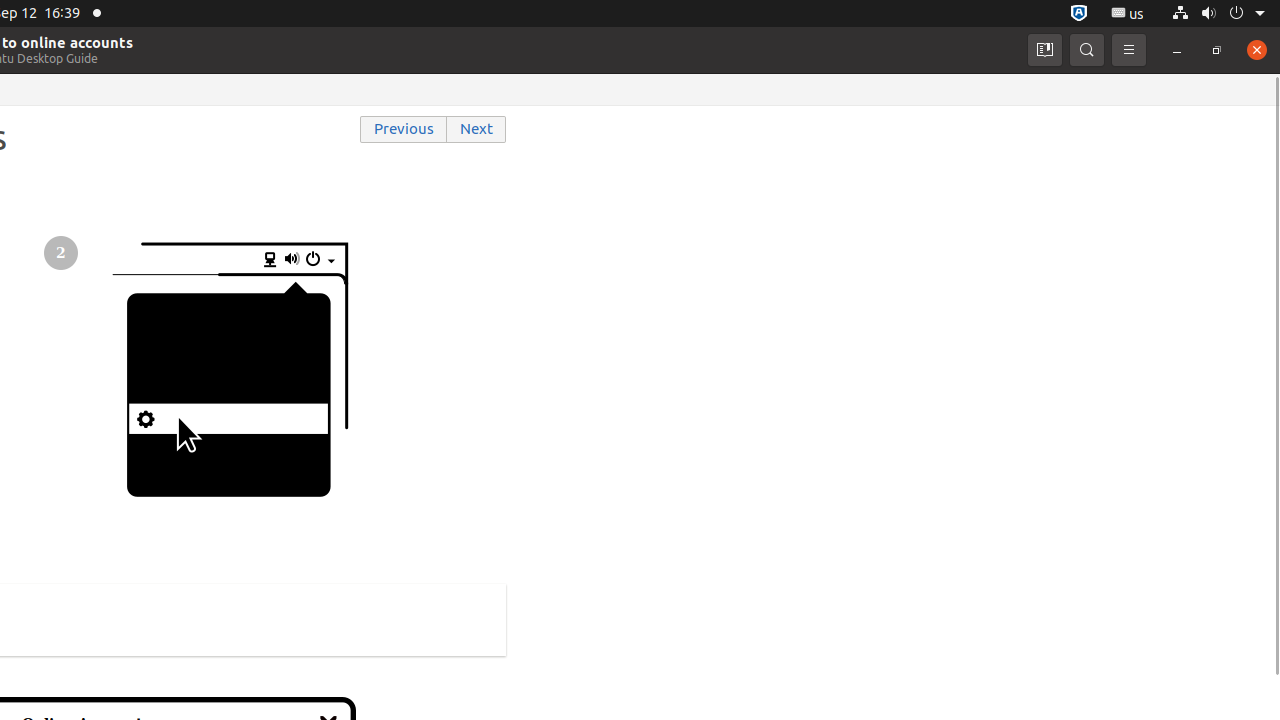 The width and height of the screenshot is (1280, 720). I want to click on 'Restore', so click(1216, 48).